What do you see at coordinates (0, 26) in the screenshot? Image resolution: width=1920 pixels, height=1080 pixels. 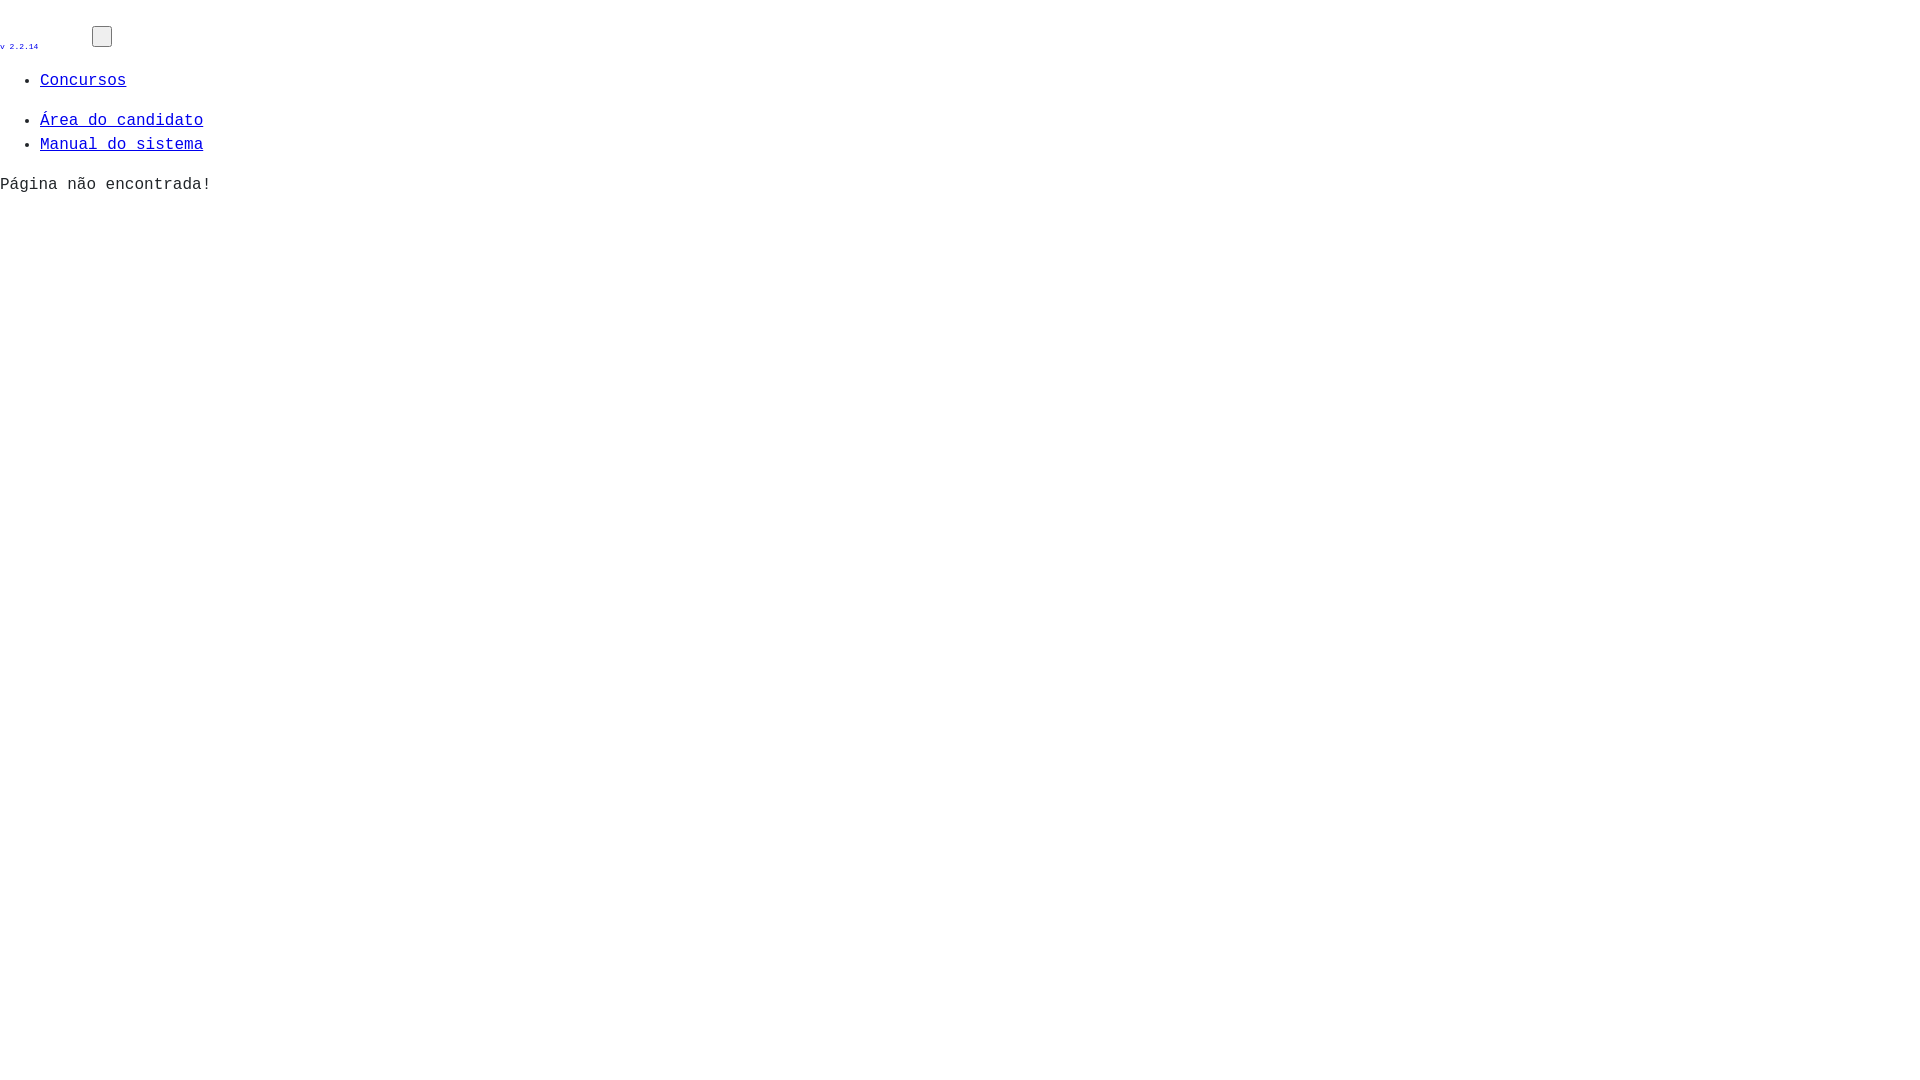 I see `'unesp'` at bounding box center [0, 26].